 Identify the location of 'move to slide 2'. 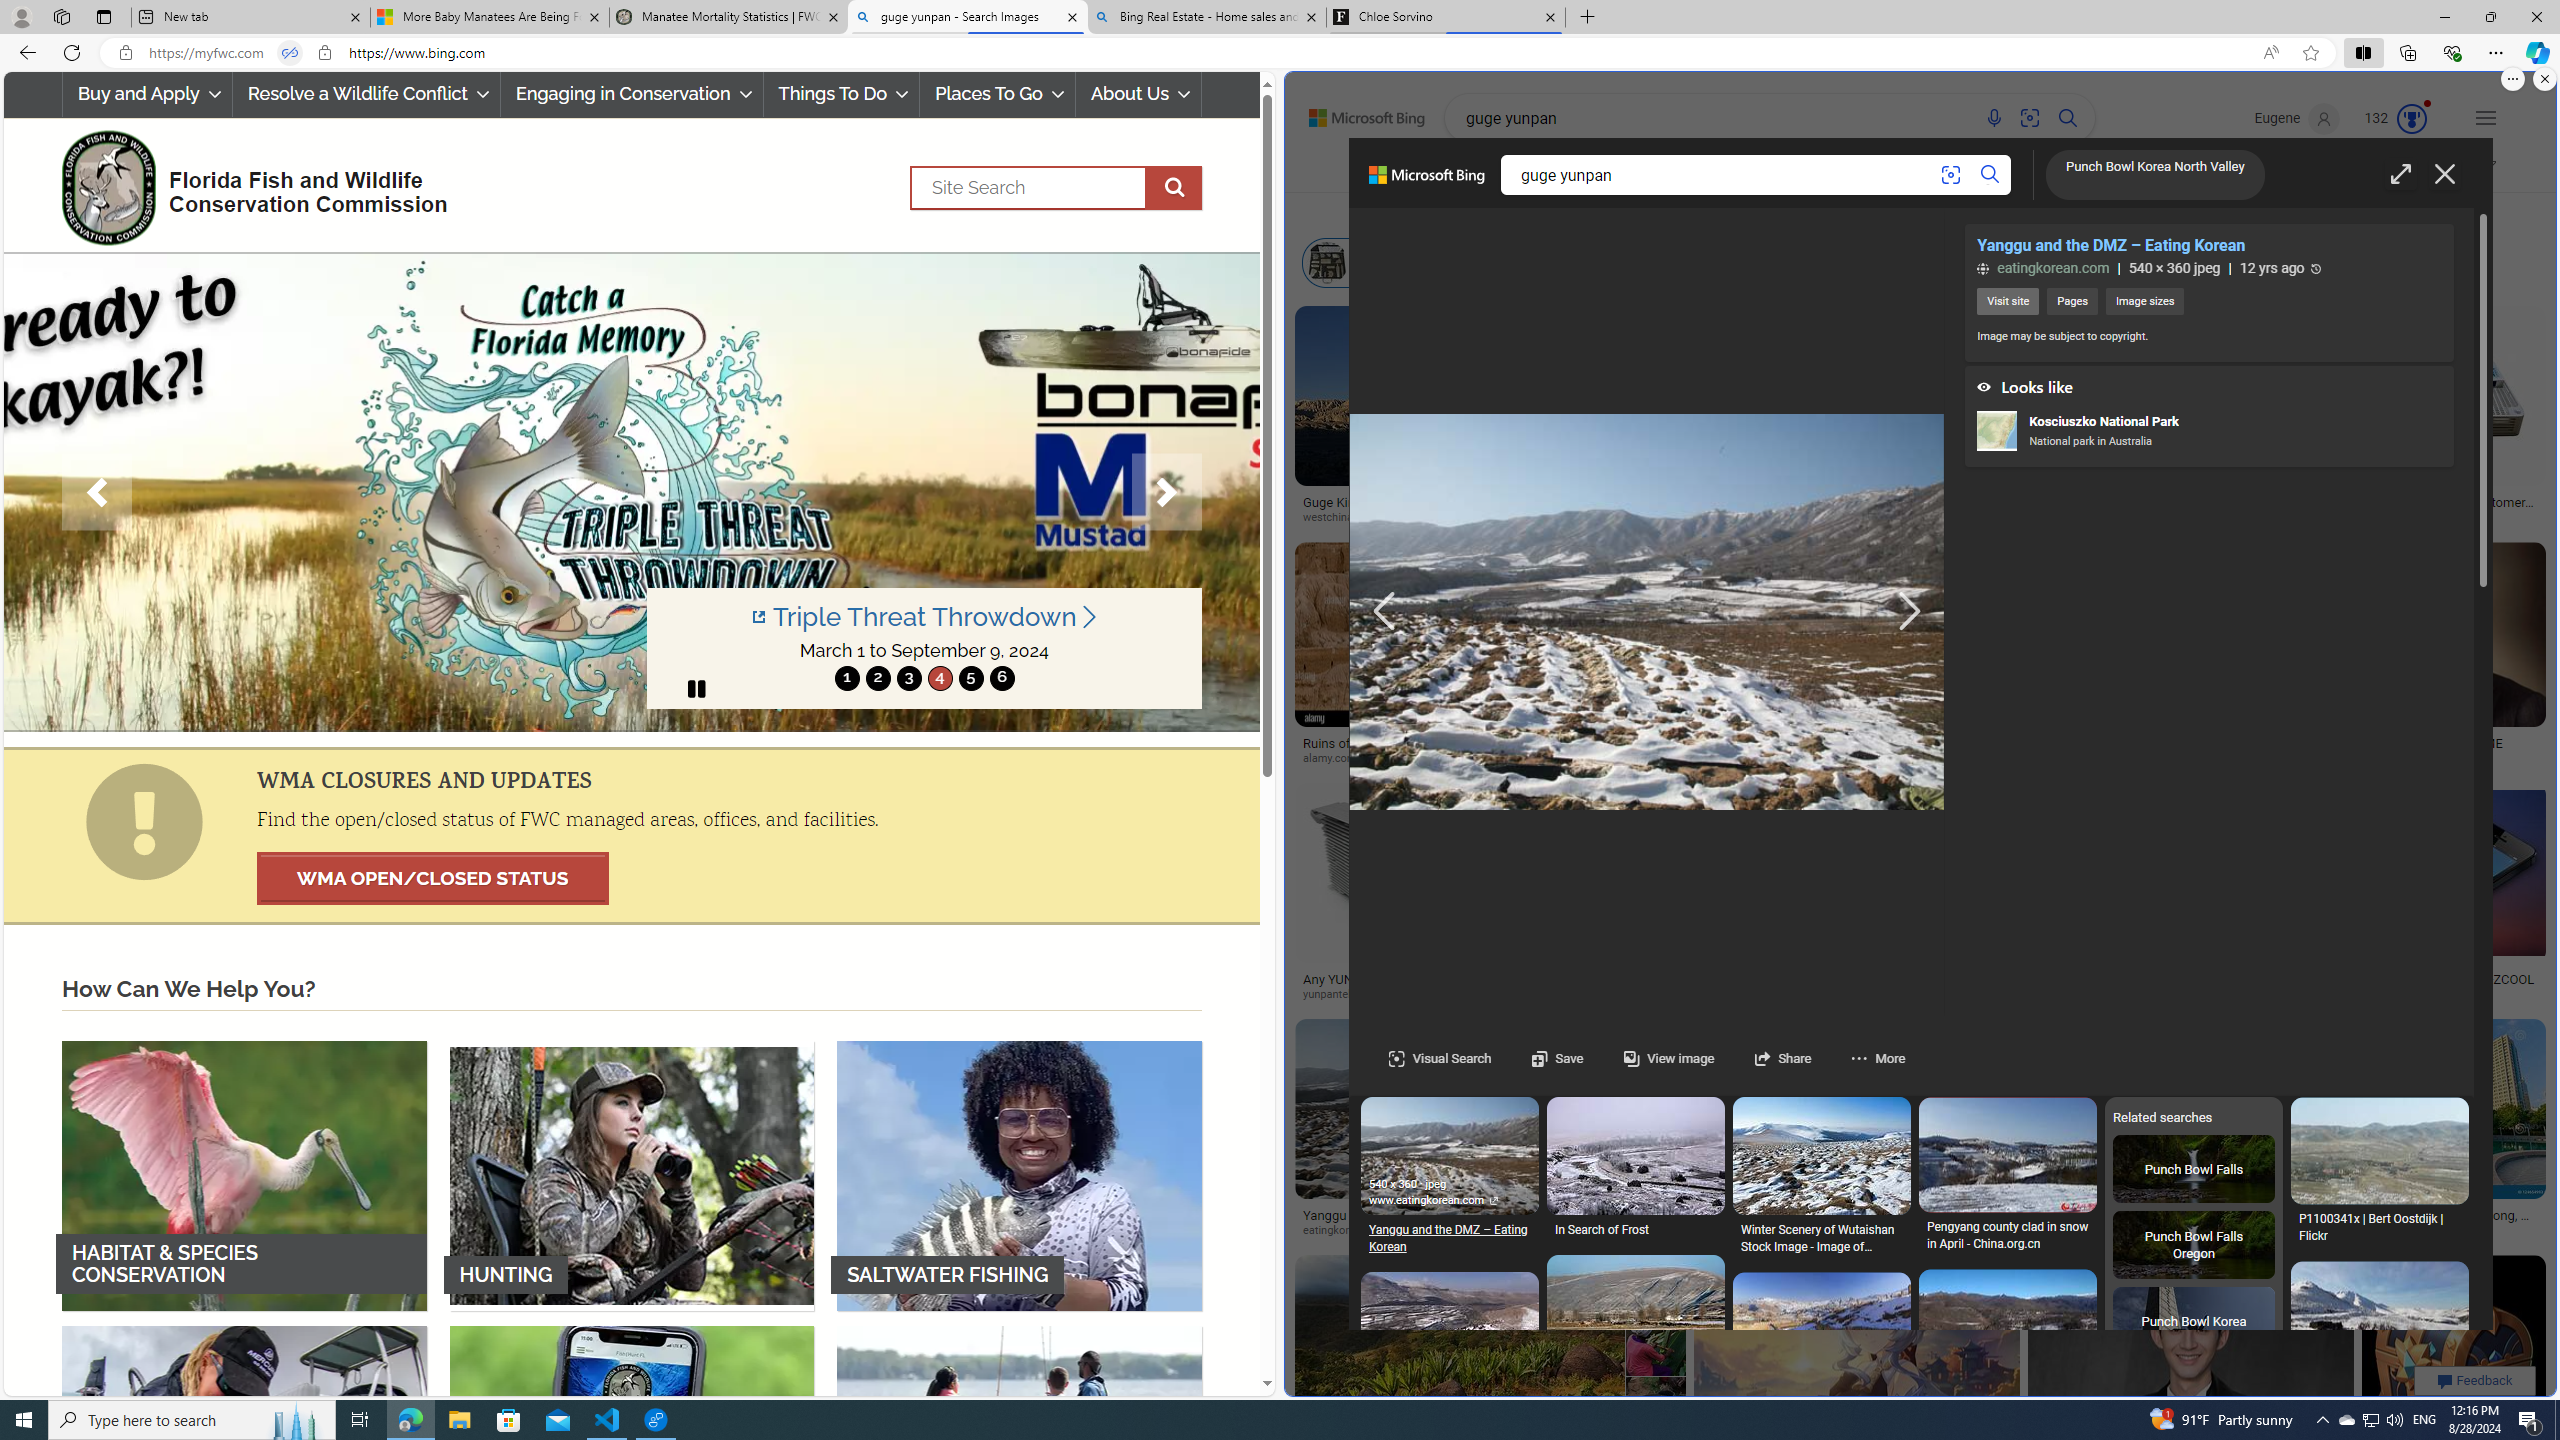
(877, 677).